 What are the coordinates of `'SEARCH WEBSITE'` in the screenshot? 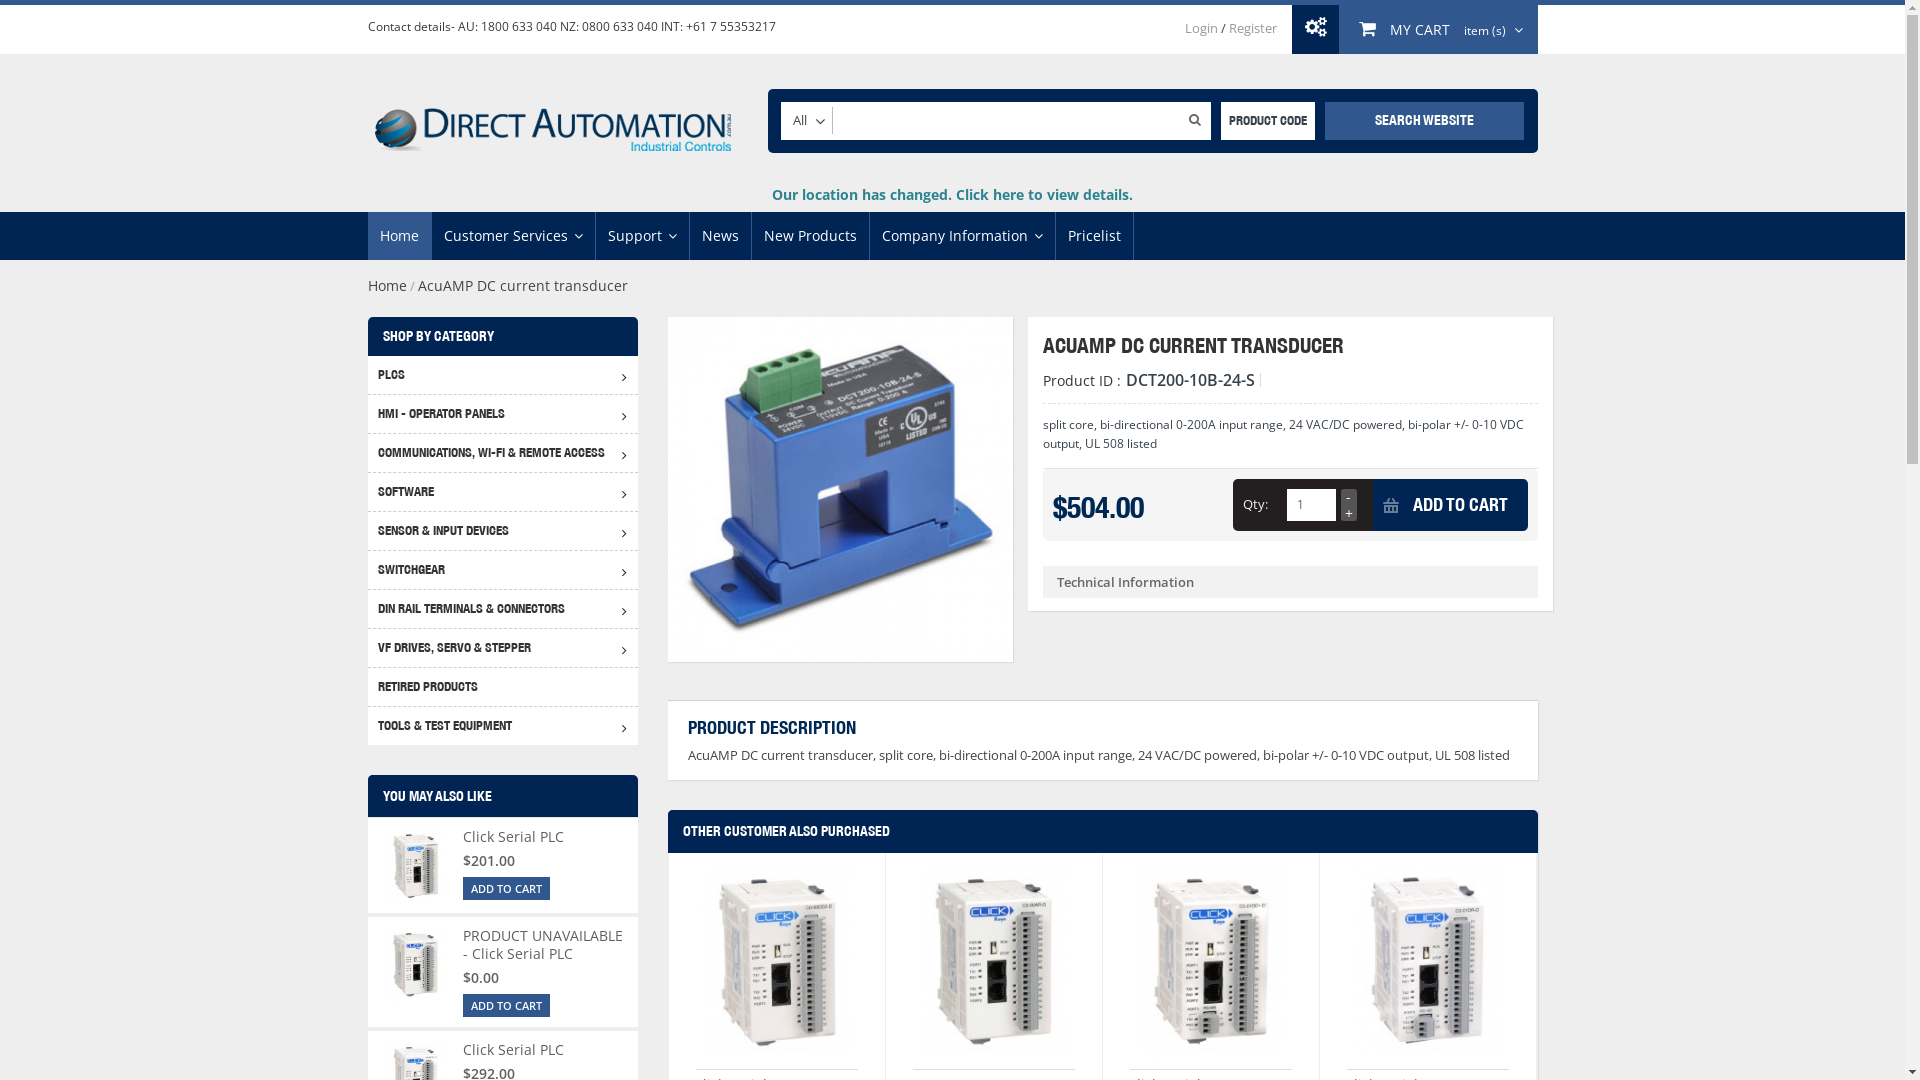 It's located at (1422, 120).